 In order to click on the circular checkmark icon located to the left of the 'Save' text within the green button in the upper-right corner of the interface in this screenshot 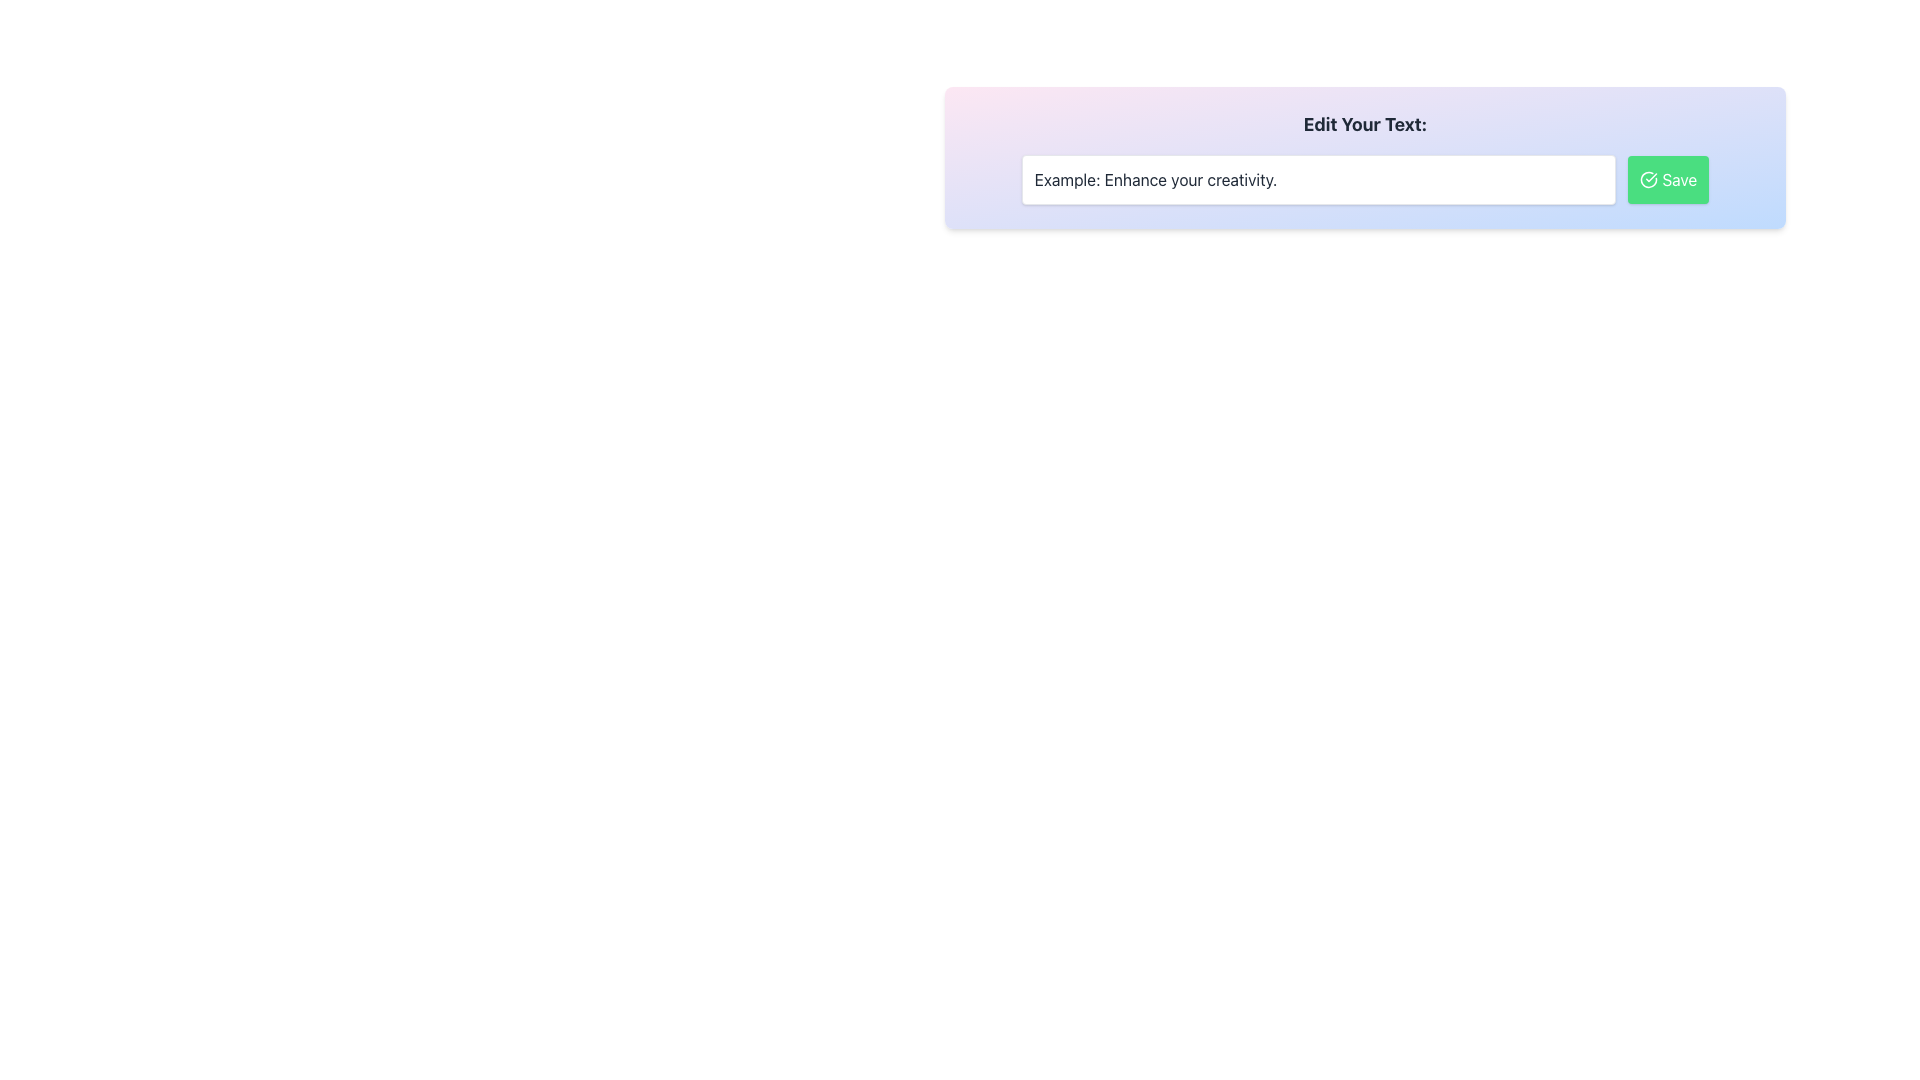, I will do `click(1649, 180)`.